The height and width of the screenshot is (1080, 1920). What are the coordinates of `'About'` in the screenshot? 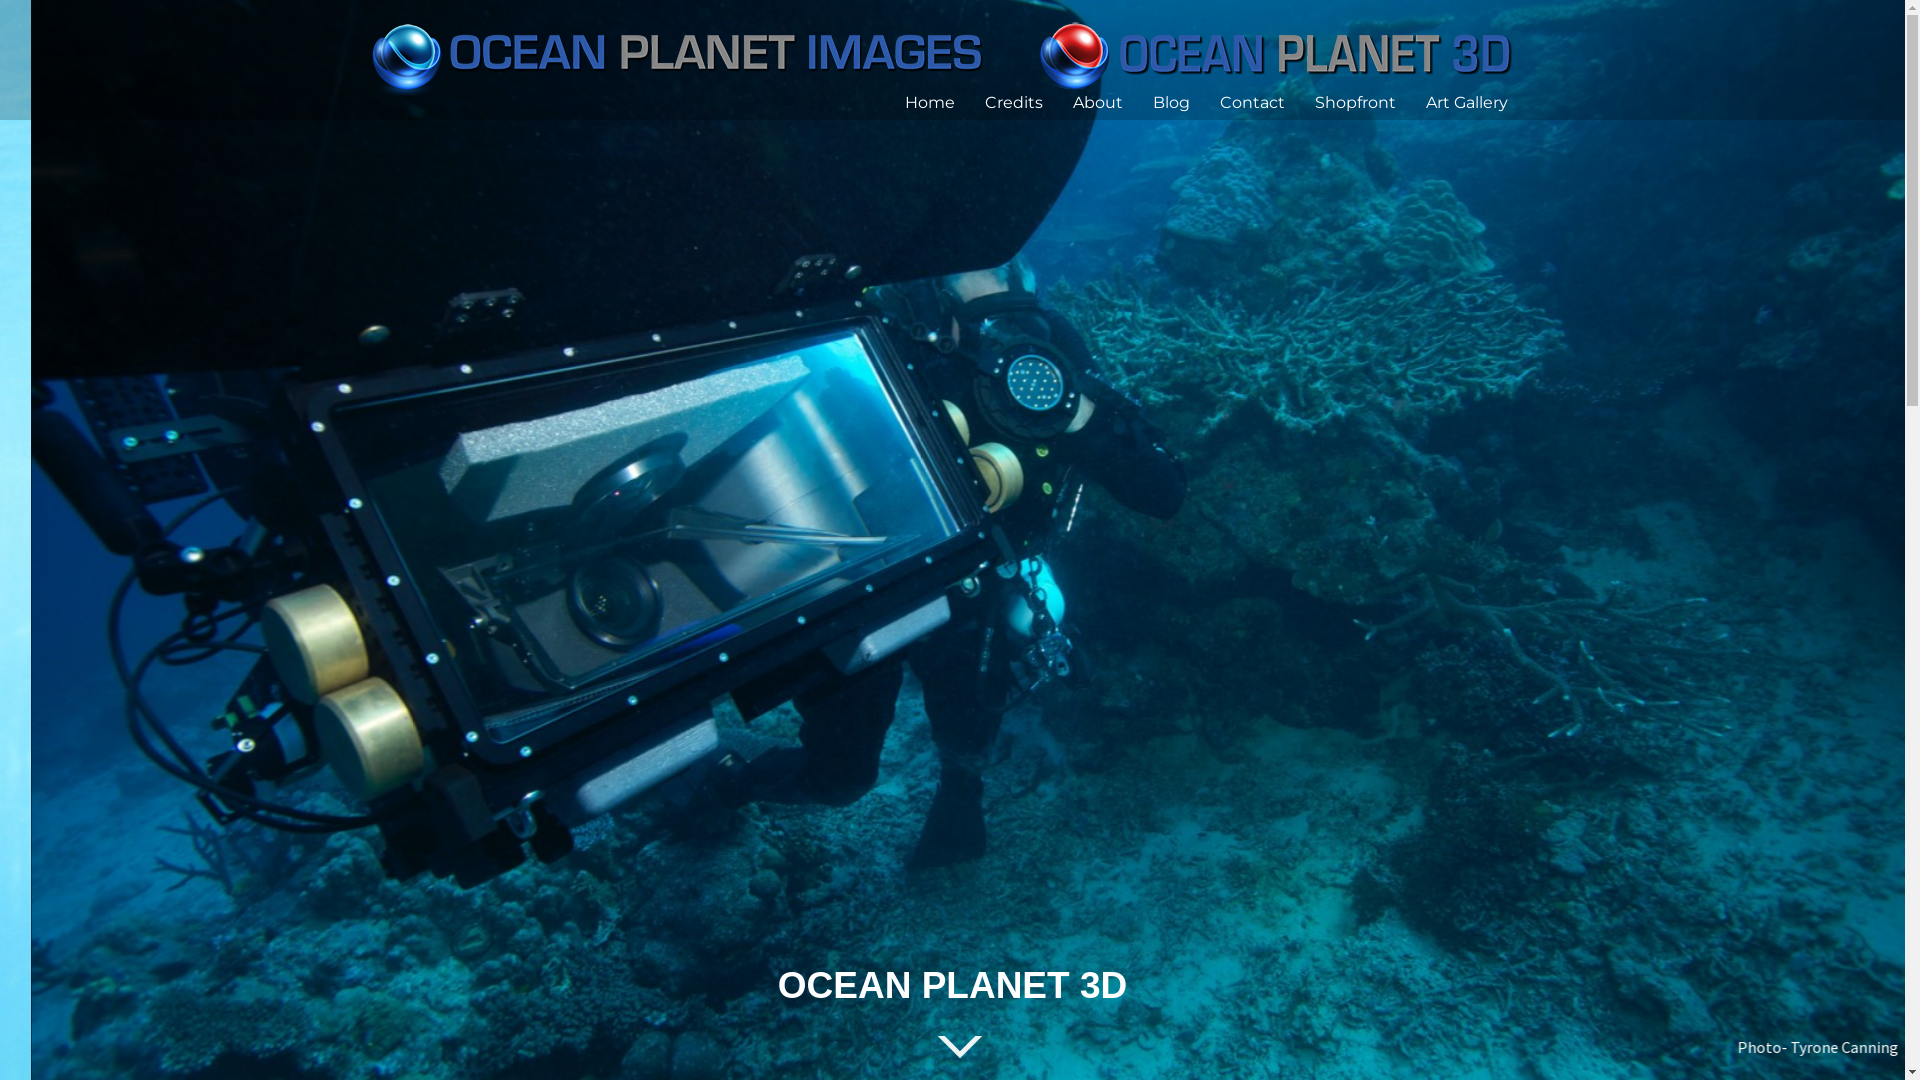 It's located at (1070, 101).